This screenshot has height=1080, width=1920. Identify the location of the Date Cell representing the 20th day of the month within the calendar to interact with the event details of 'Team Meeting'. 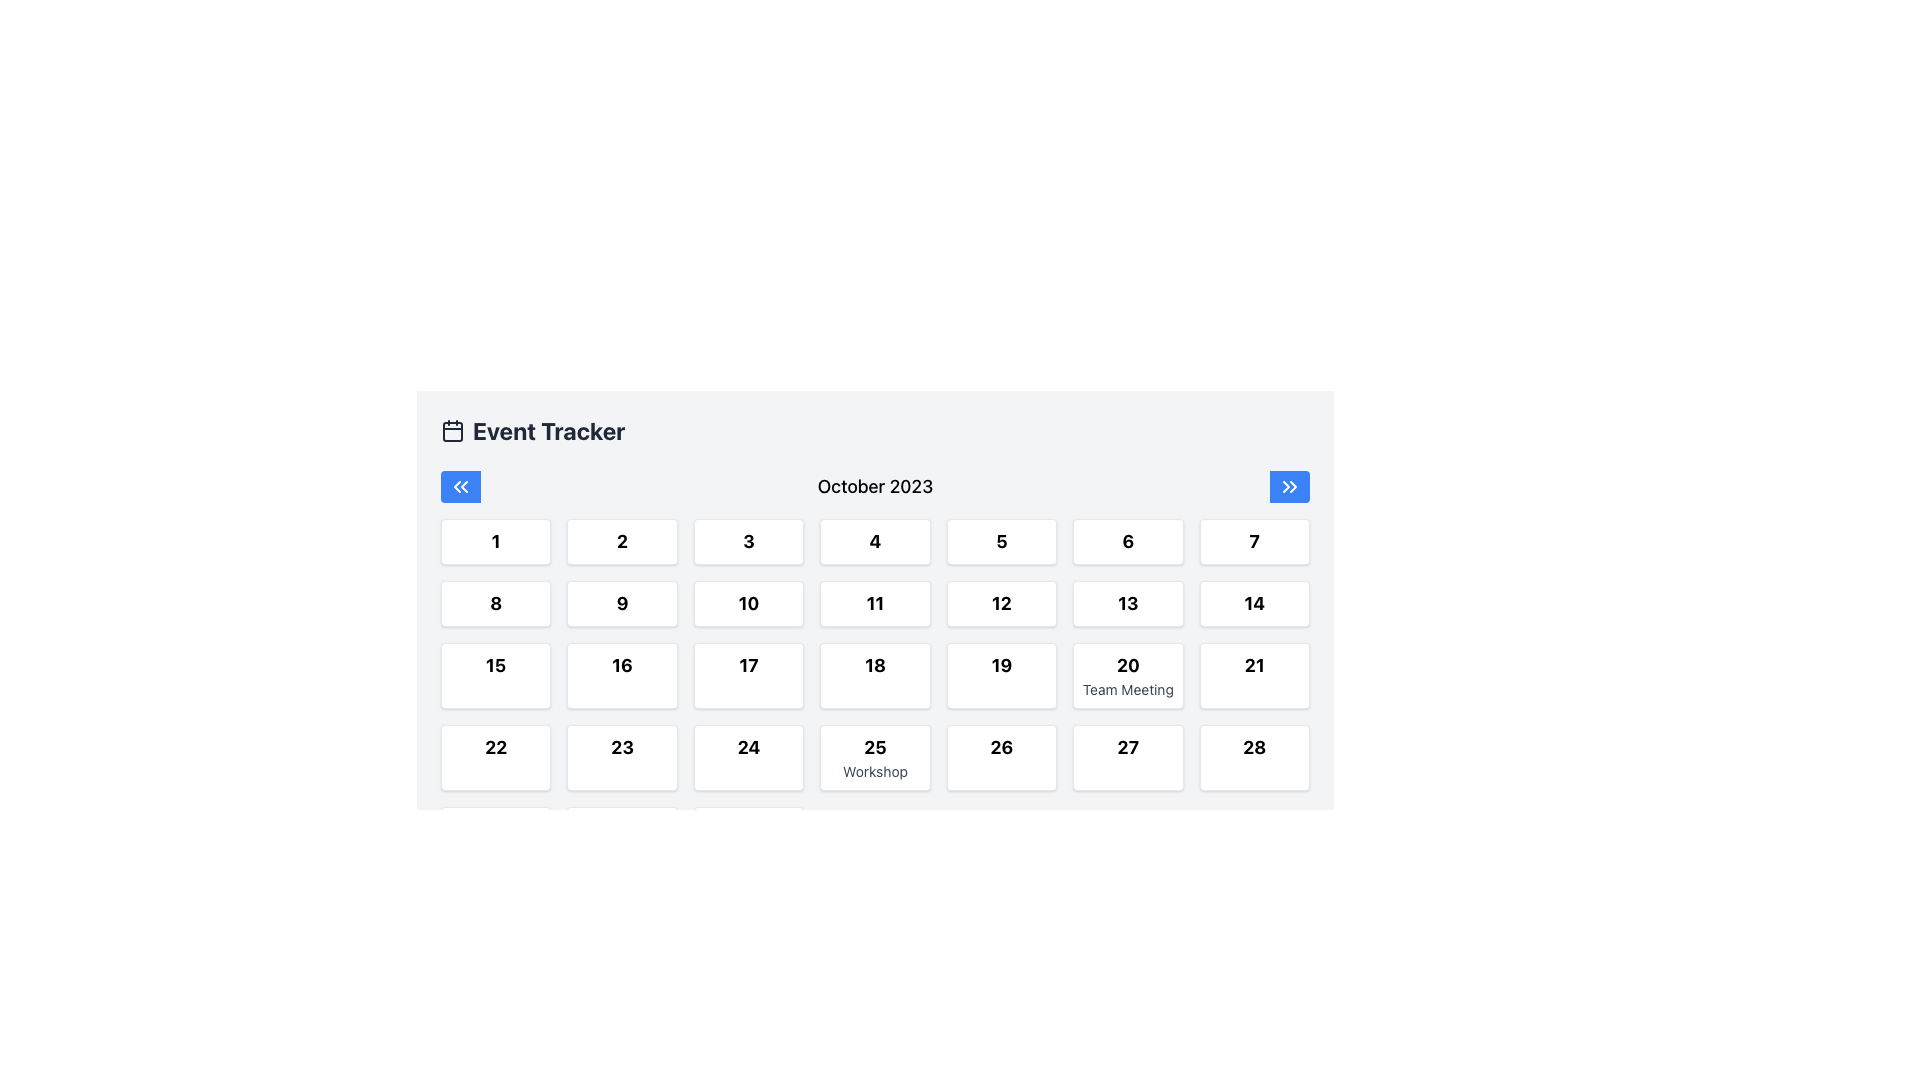
(1128, 675).